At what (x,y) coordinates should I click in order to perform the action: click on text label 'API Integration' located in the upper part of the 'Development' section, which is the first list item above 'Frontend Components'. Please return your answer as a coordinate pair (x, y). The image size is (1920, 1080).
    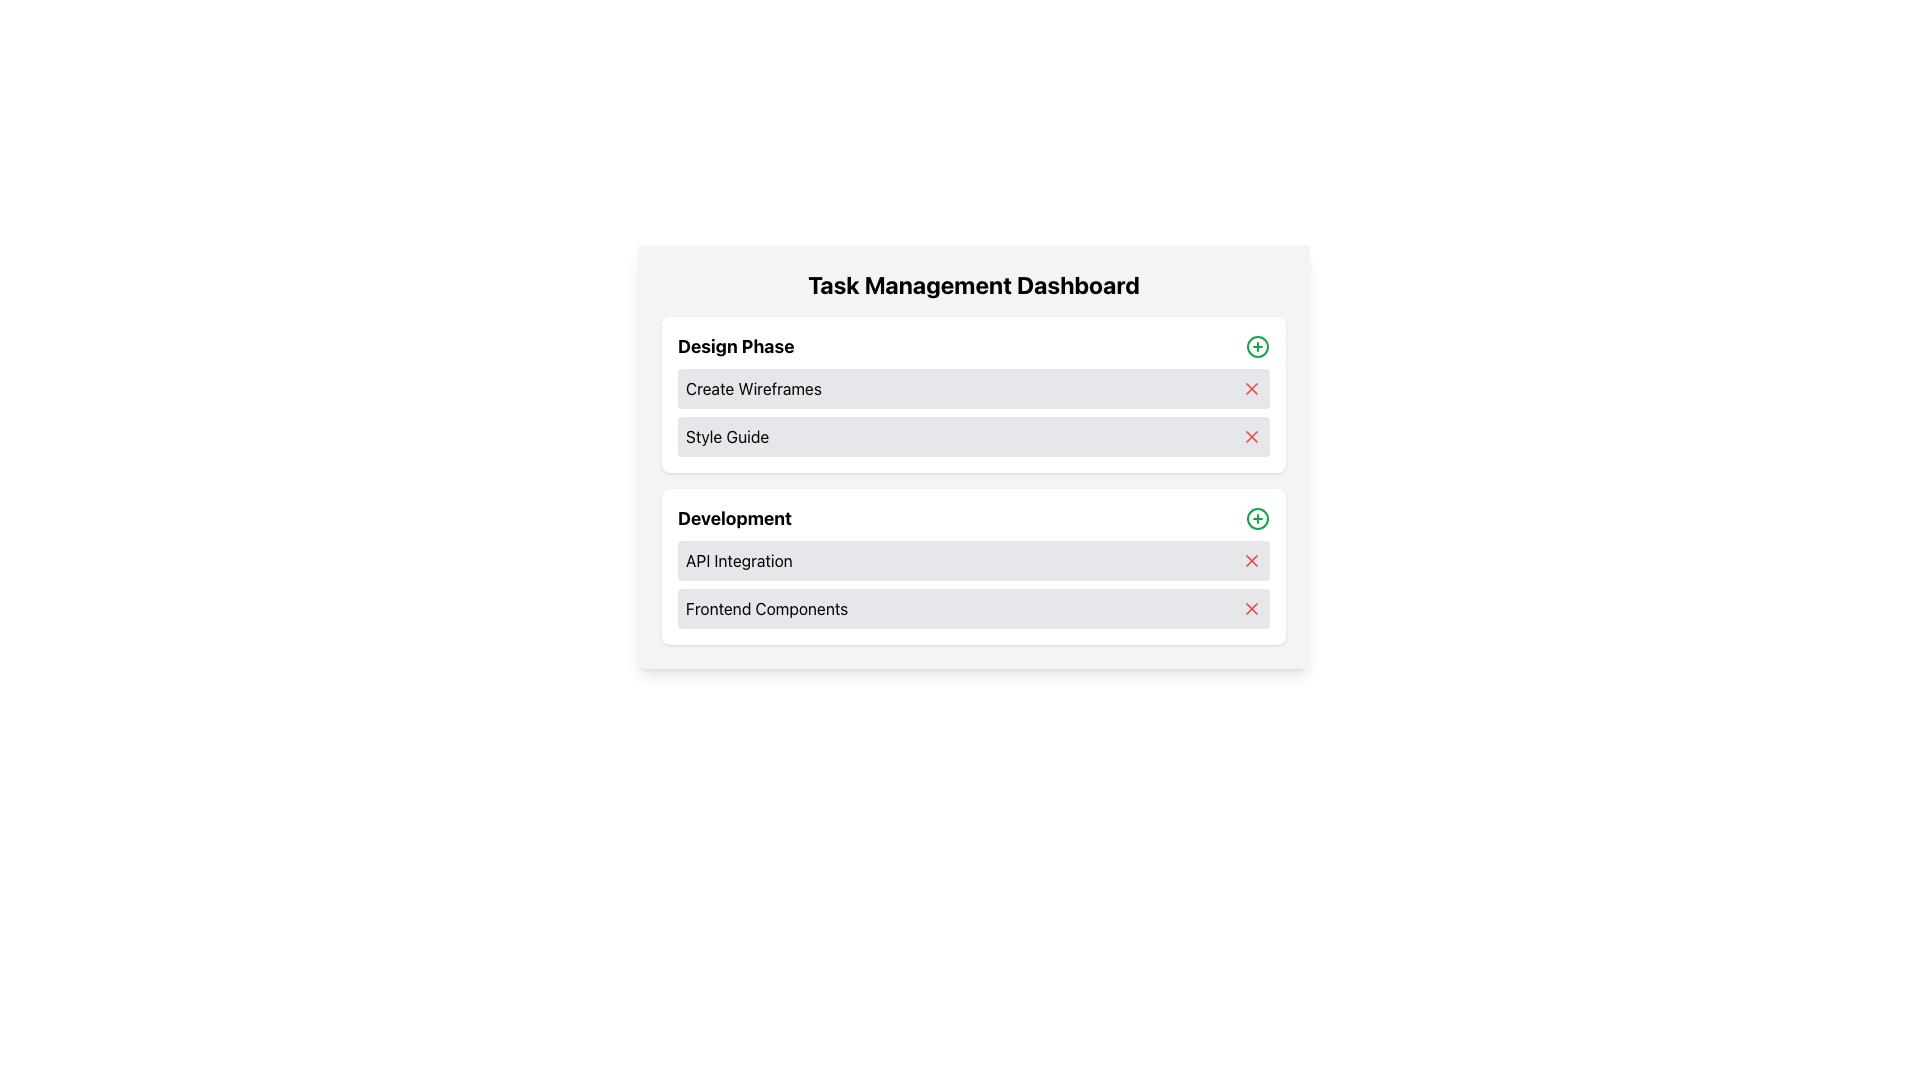
    Looking at the image, I should click on (738, 560).